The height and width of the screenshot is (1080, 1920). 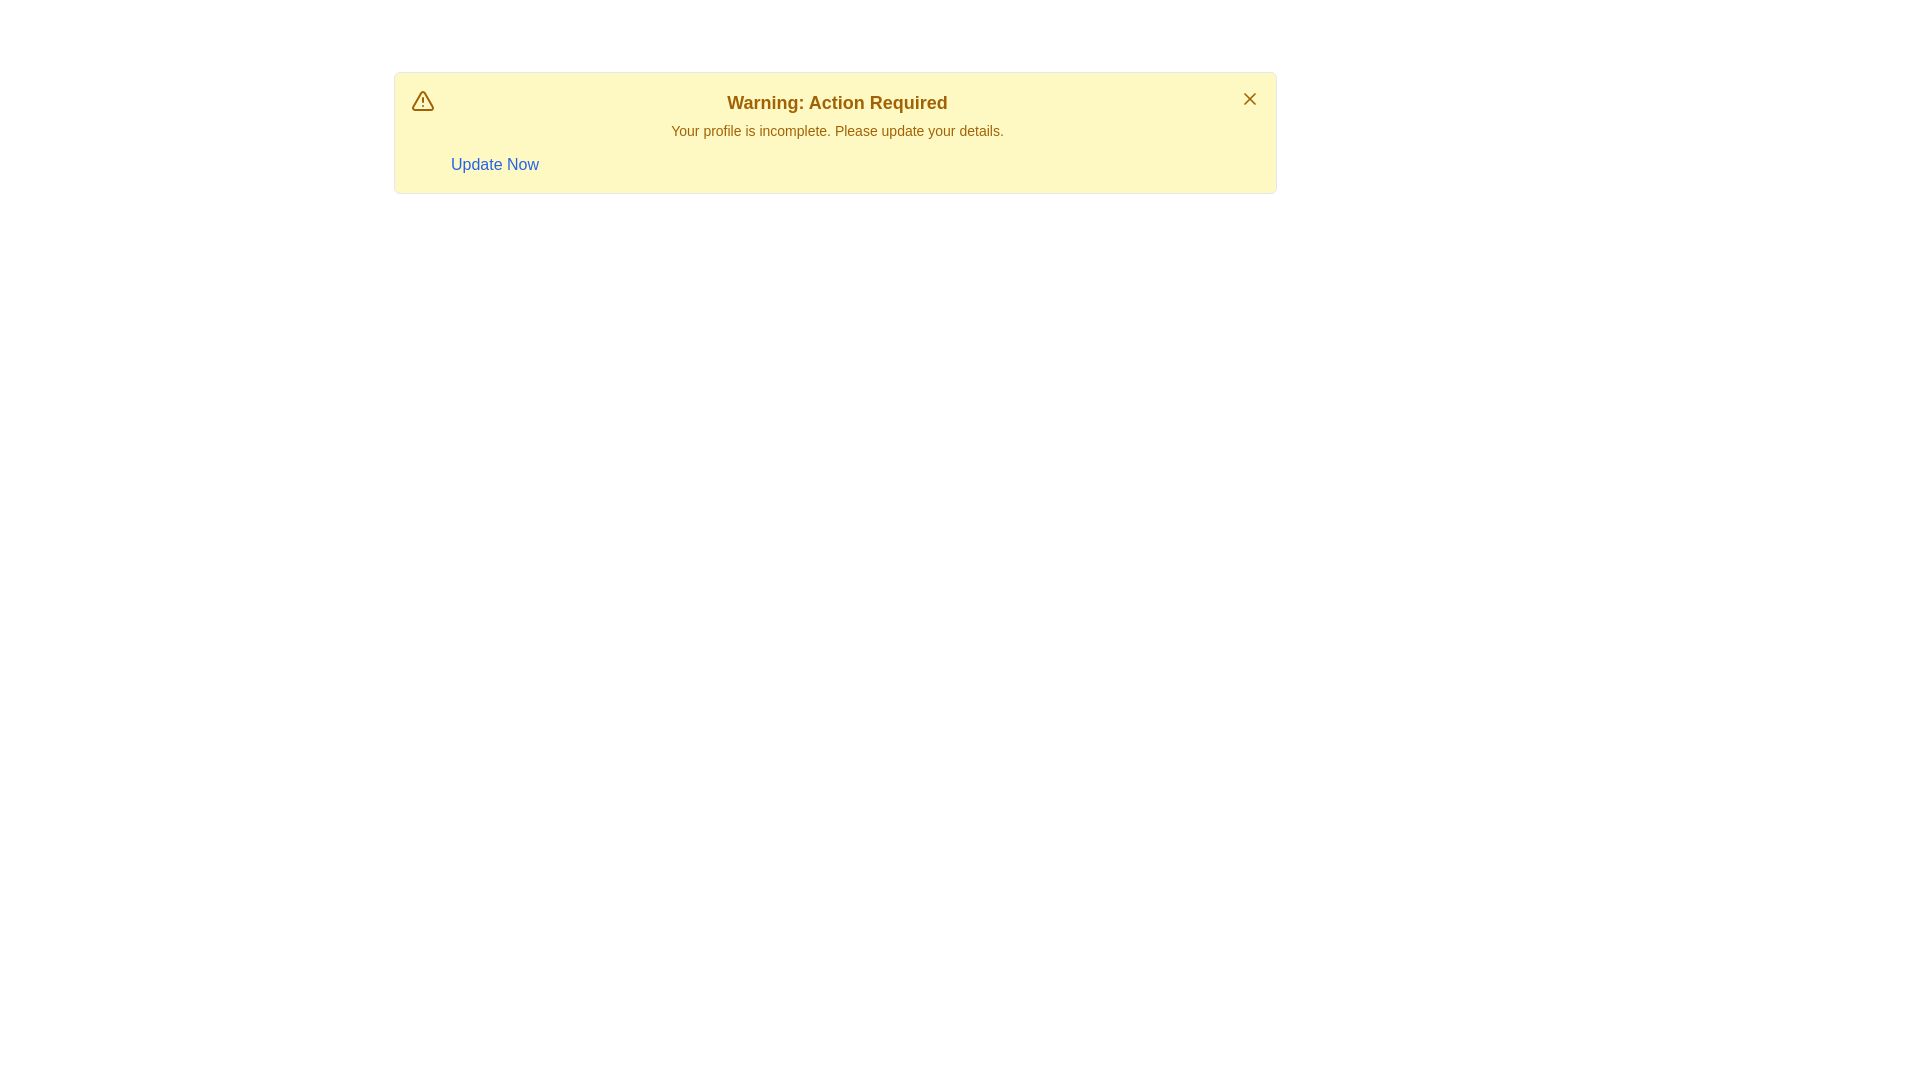 What do you see at coordinates (494, 164) in the screenshot?
I see `the 'Update Now' hyperlink, which is a blue text link located in the alert box with a yellow background, to observe the visual transition effect` at bounding box center [494, 164].